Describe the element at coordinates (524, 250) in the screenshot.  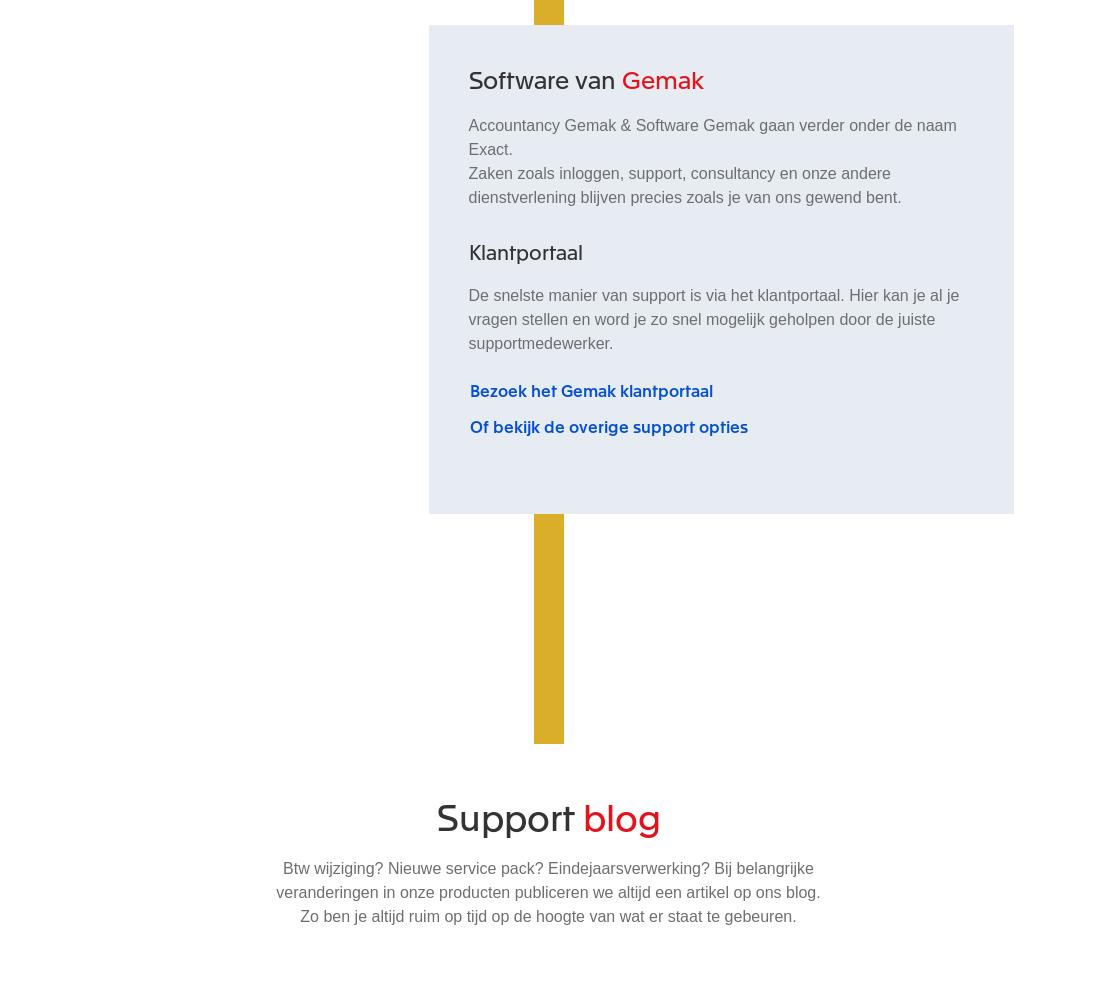
I see `'Klantportaal'` at that location.